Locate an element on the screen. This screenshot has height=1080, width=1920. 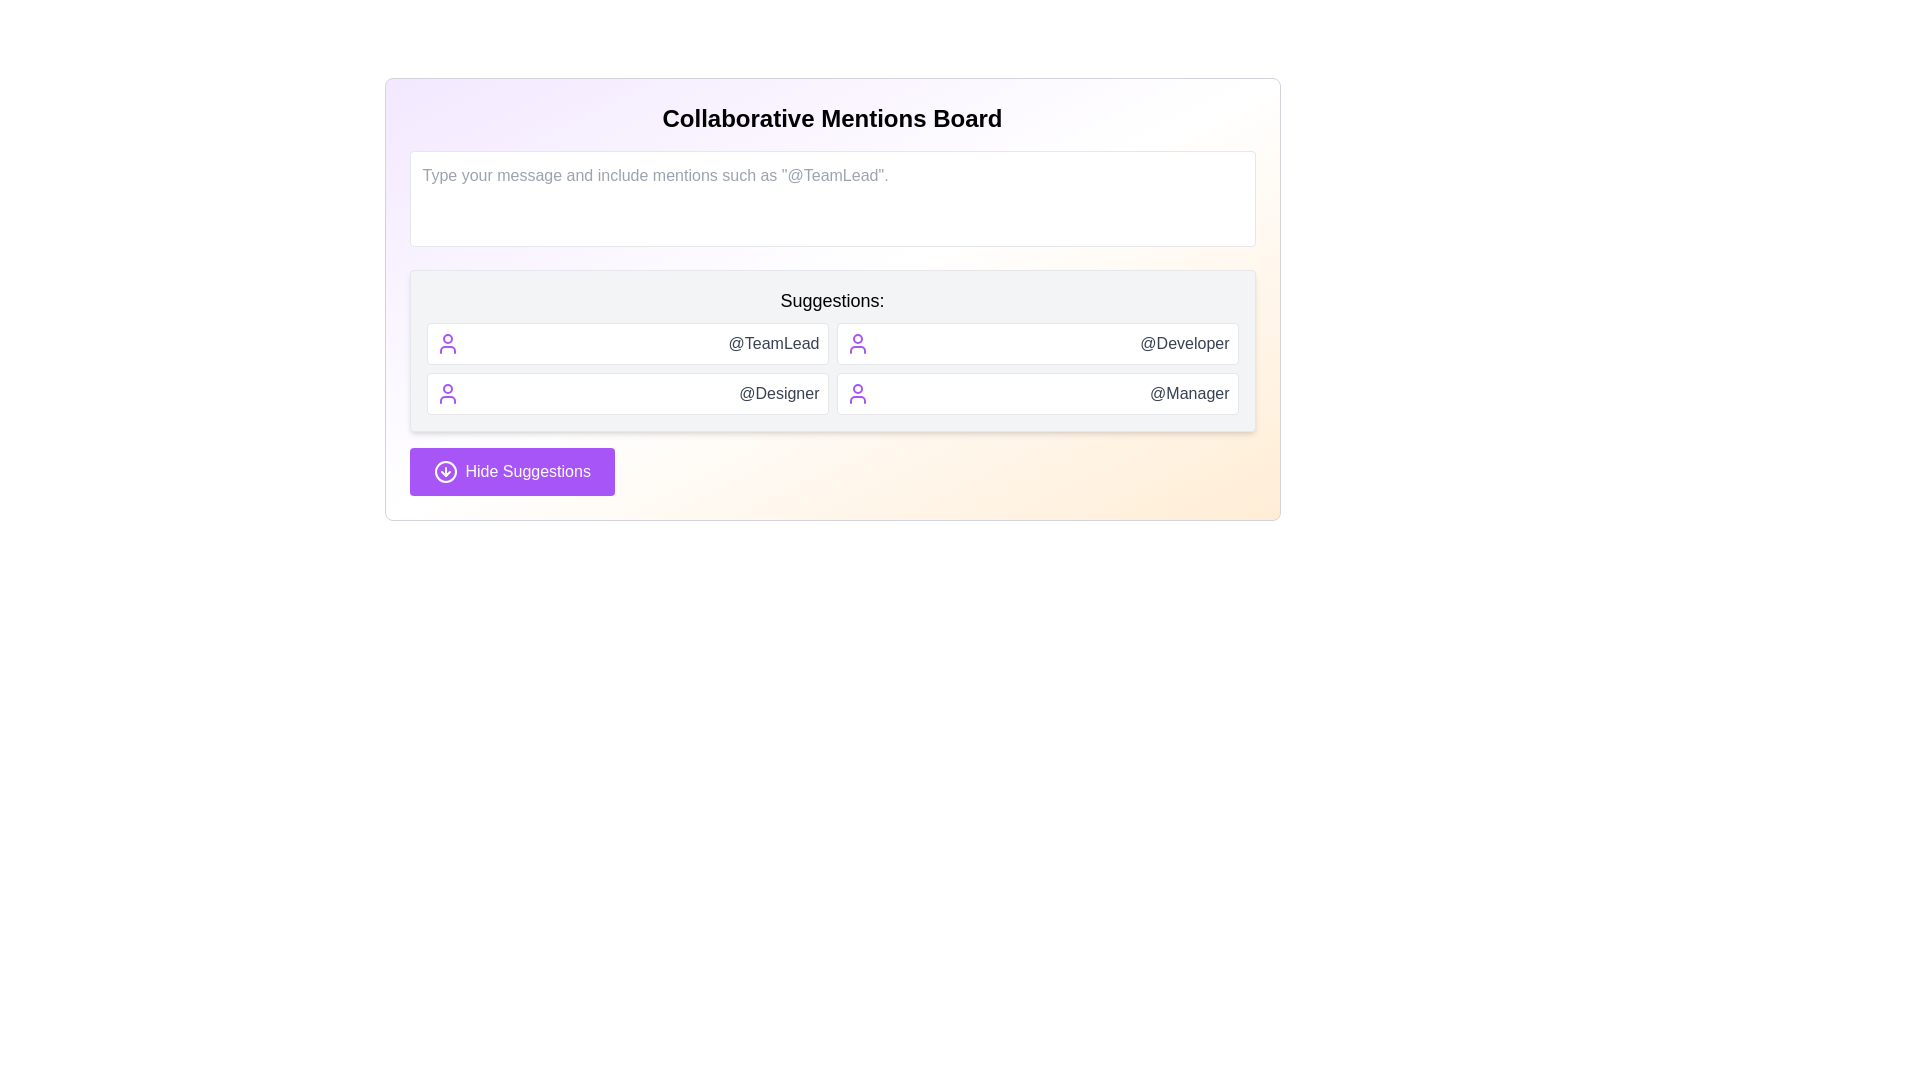
the decorative icon located within the suggestion control, positioned adjacent to the list of user suggestions below the text entry box is located at coordinates (444, 471).